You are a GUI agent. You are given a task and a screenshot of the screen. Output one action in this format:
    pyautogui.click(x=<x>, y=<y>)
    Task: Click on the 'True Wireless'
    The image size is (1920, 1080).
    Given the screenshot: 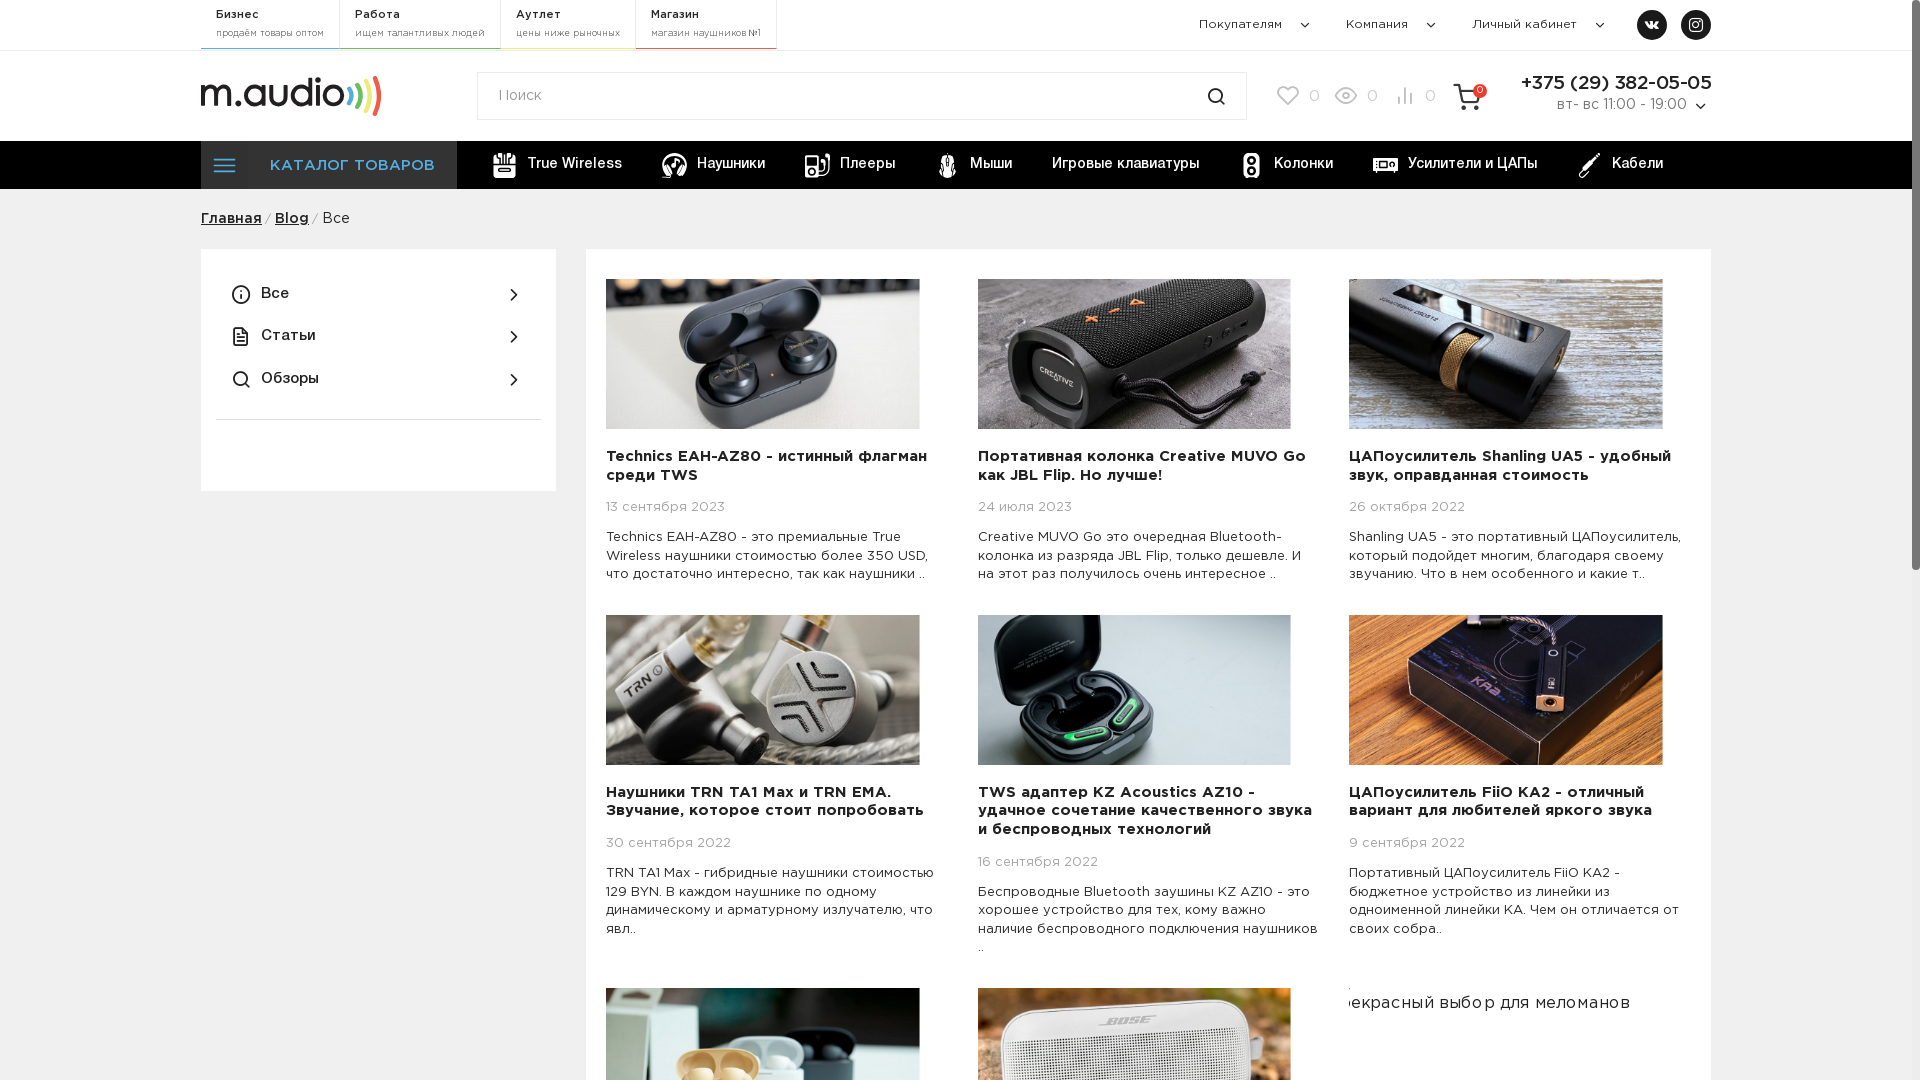 What is the action you would take?
    pyautogui.click(x=475, y=164)
    